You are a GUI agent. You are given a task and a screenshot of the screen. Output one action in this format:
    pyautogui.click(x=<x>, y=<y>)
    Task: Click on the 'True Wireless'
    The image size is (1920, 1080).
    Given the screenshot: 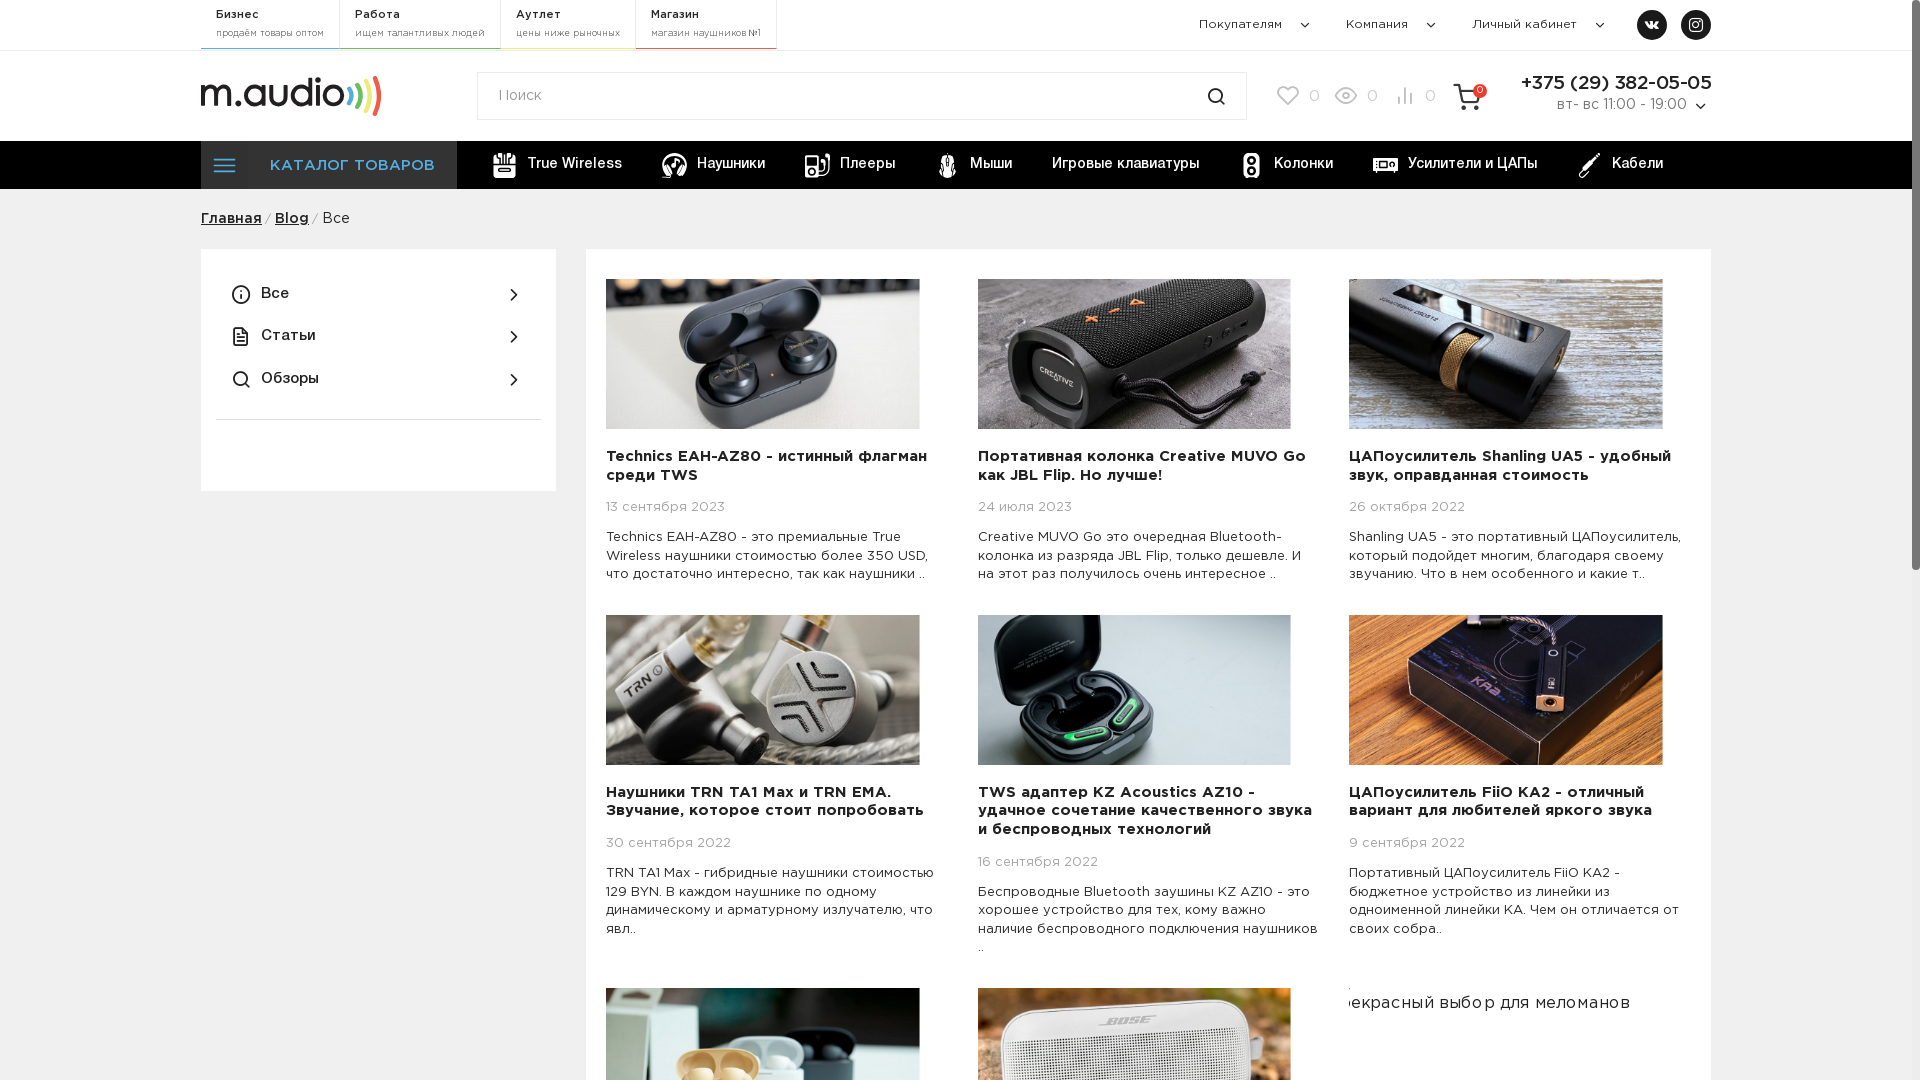 What is the action you would take?
    pyautogui.click(x=475, y=164)
    